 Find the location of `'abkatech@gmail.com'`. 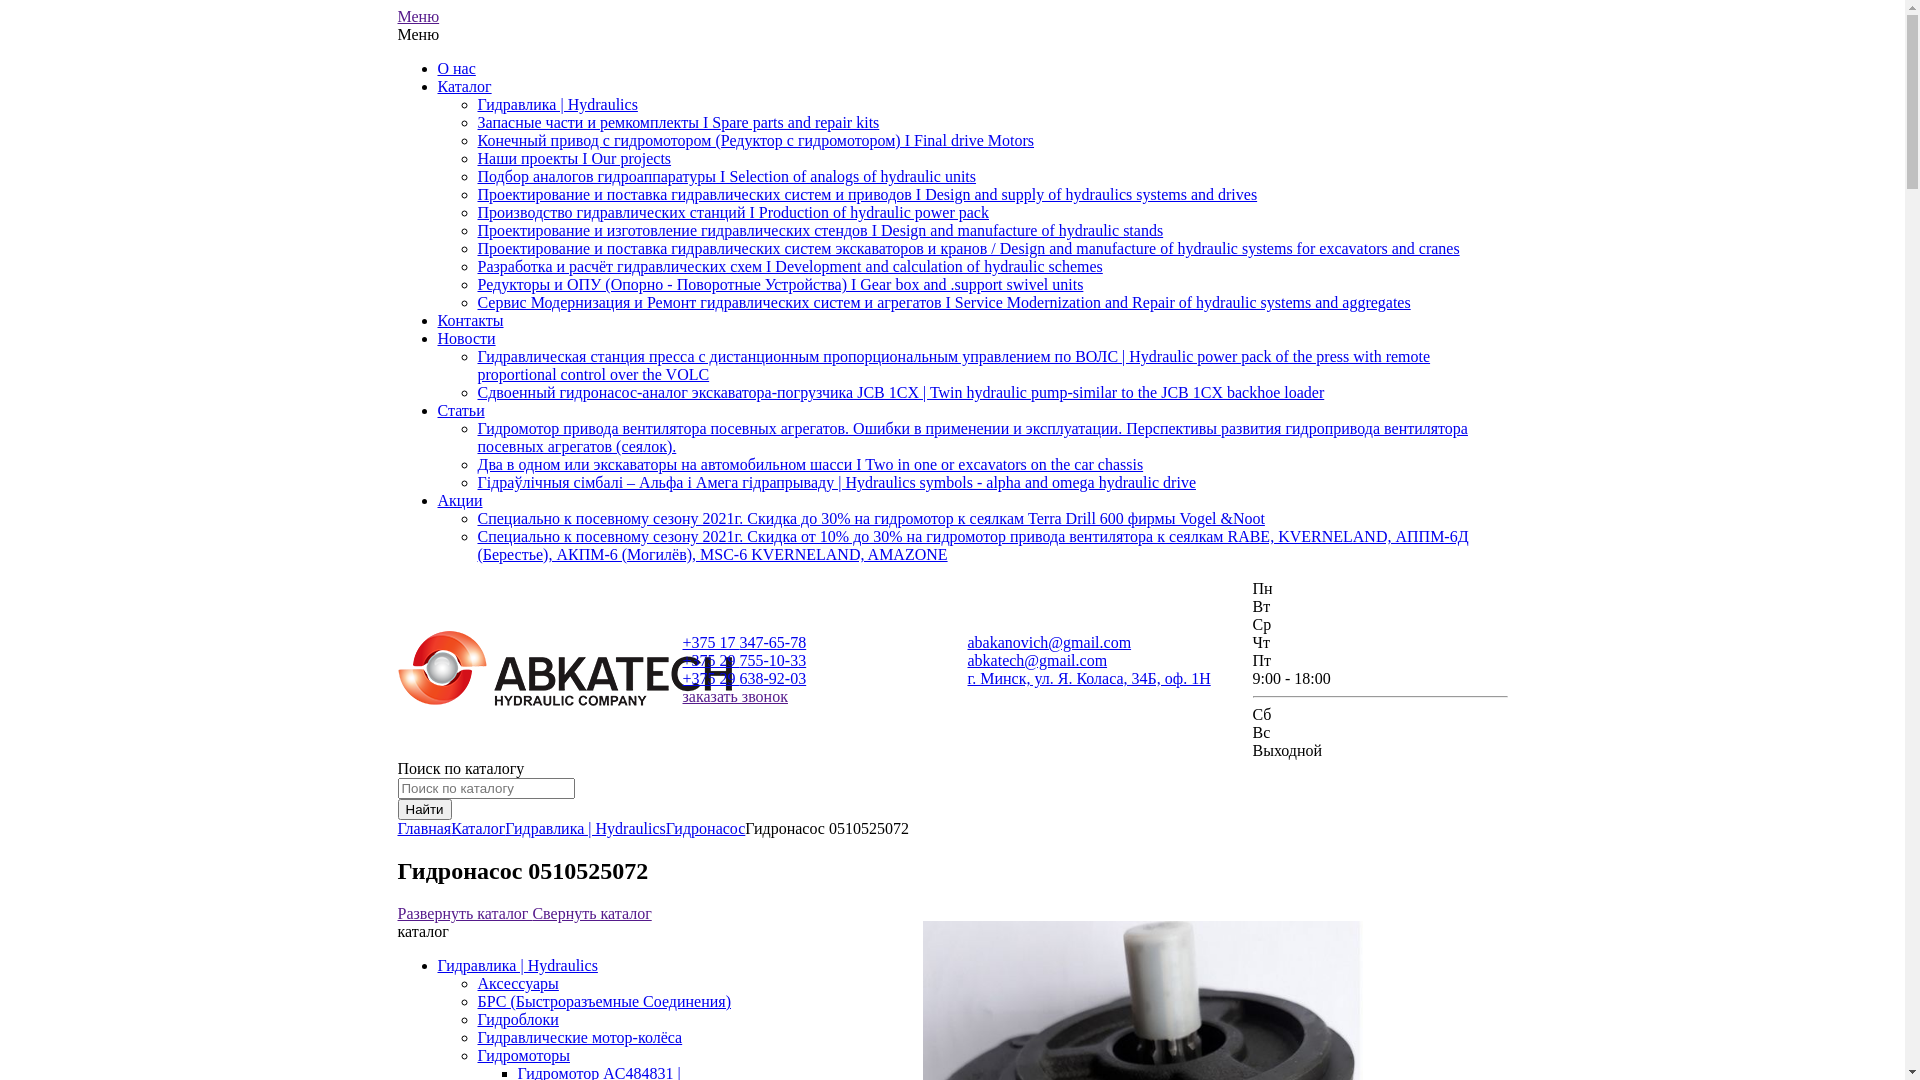

'abkatech@gmail.com' is located at coordinates (1037, 660).